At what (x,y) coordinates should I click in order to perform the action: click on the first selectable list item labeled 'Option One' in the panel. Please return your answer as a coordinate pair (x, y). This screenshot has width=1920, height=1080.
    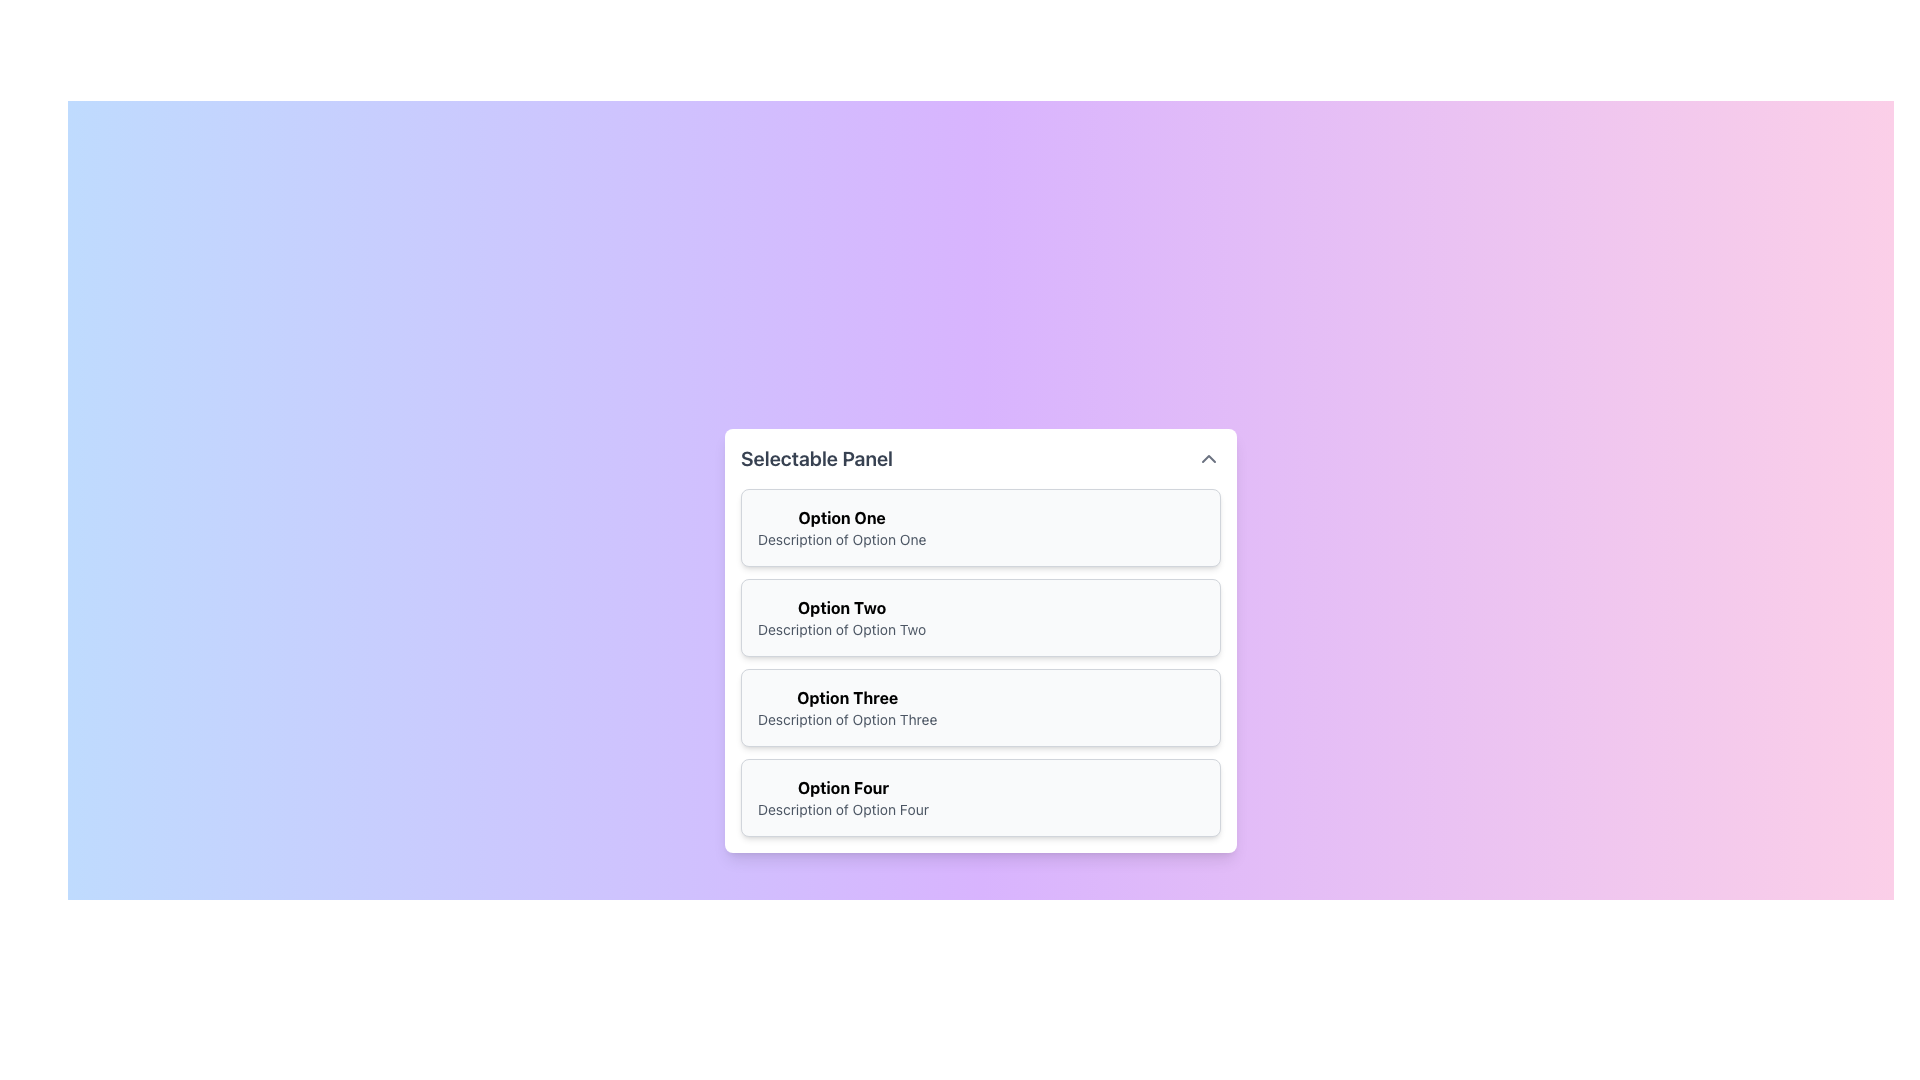
    Looking at the image, I should click on (842, 527).